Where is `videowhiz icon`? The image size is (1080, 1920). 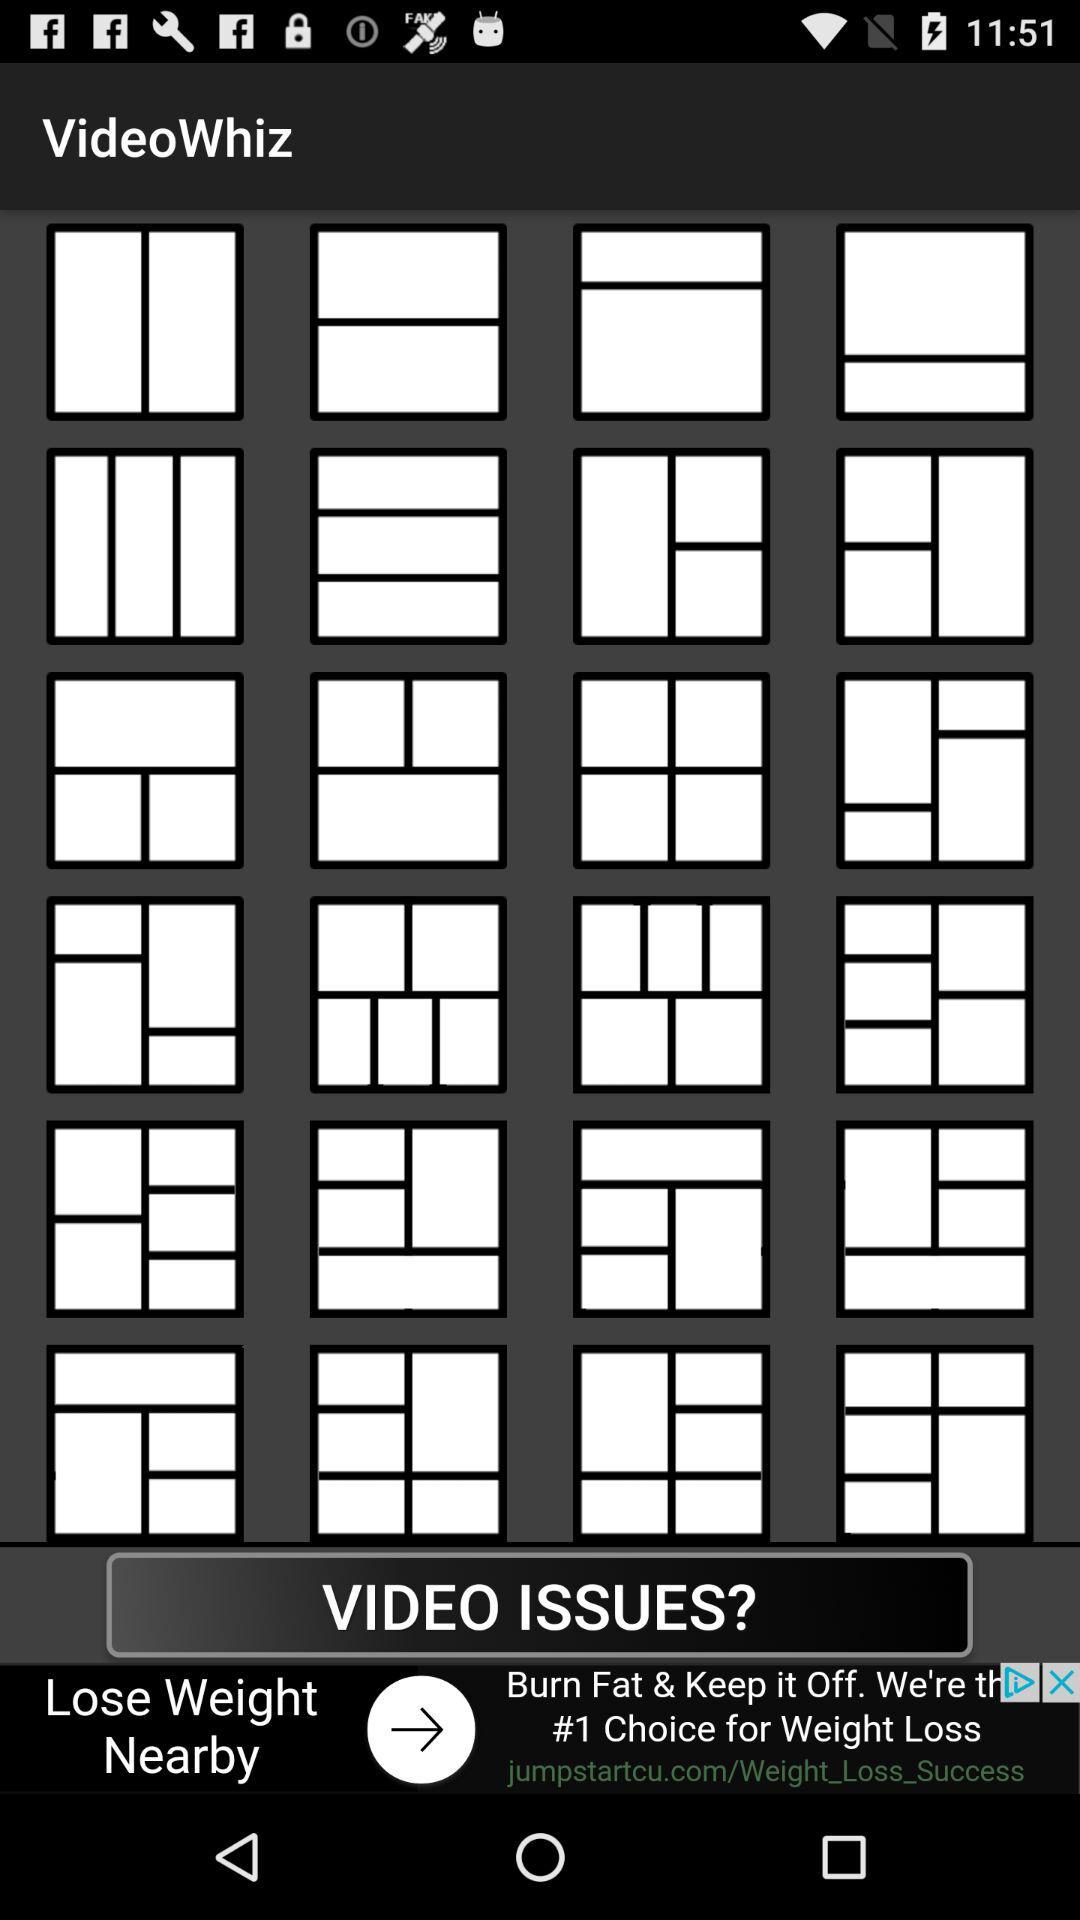
videowhiz icon is located at coordinates (671, 1435).